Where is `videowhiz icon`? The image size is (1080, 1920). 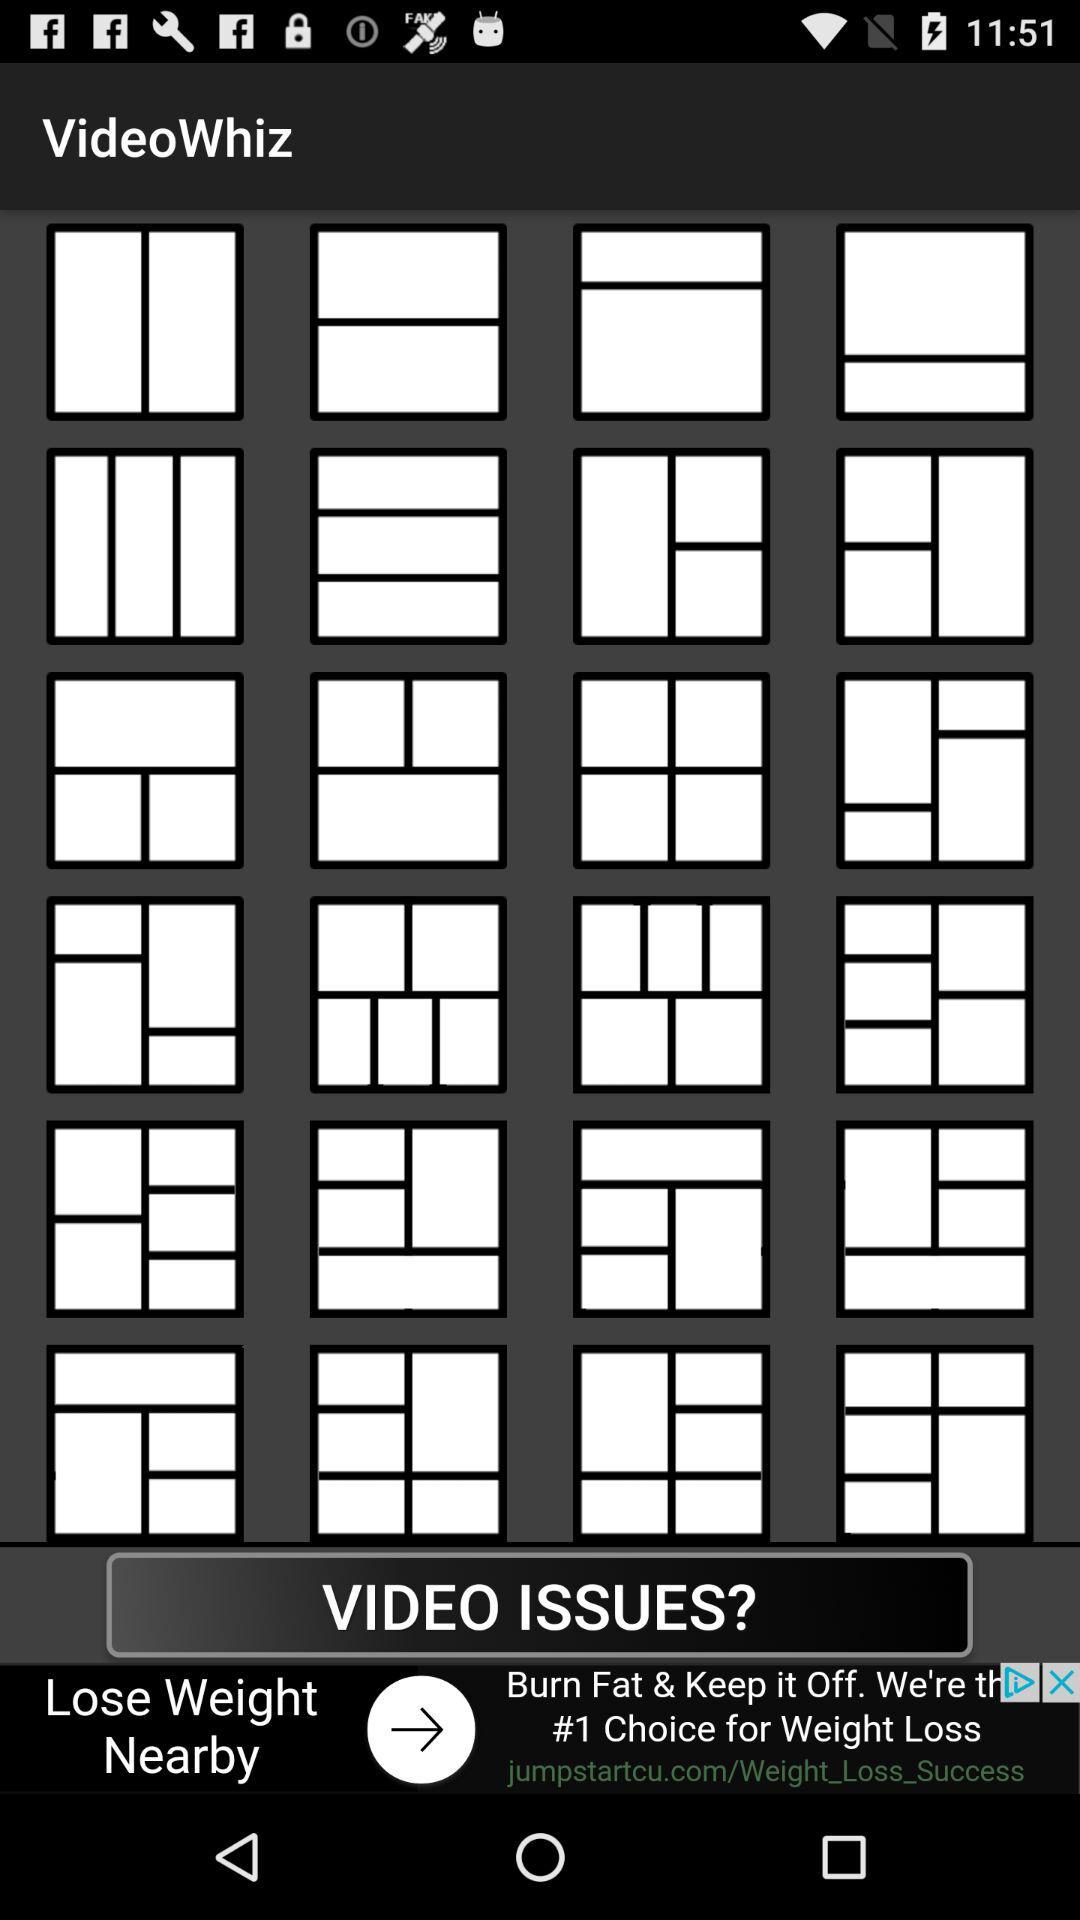
videowhiz icon is located at coordinates (671, 1435).